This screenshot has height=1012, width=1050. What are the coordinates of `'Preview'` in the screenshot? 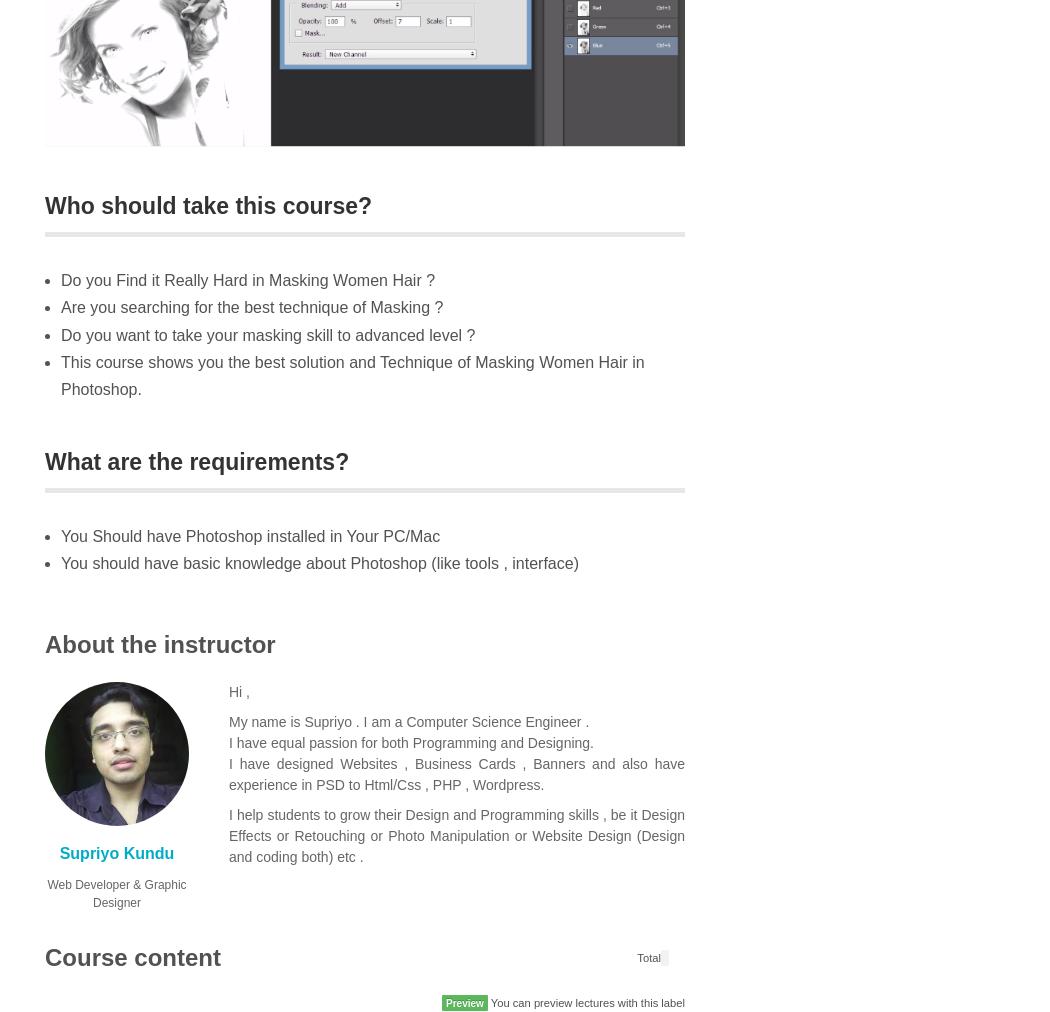 It's located at (464, 1003).